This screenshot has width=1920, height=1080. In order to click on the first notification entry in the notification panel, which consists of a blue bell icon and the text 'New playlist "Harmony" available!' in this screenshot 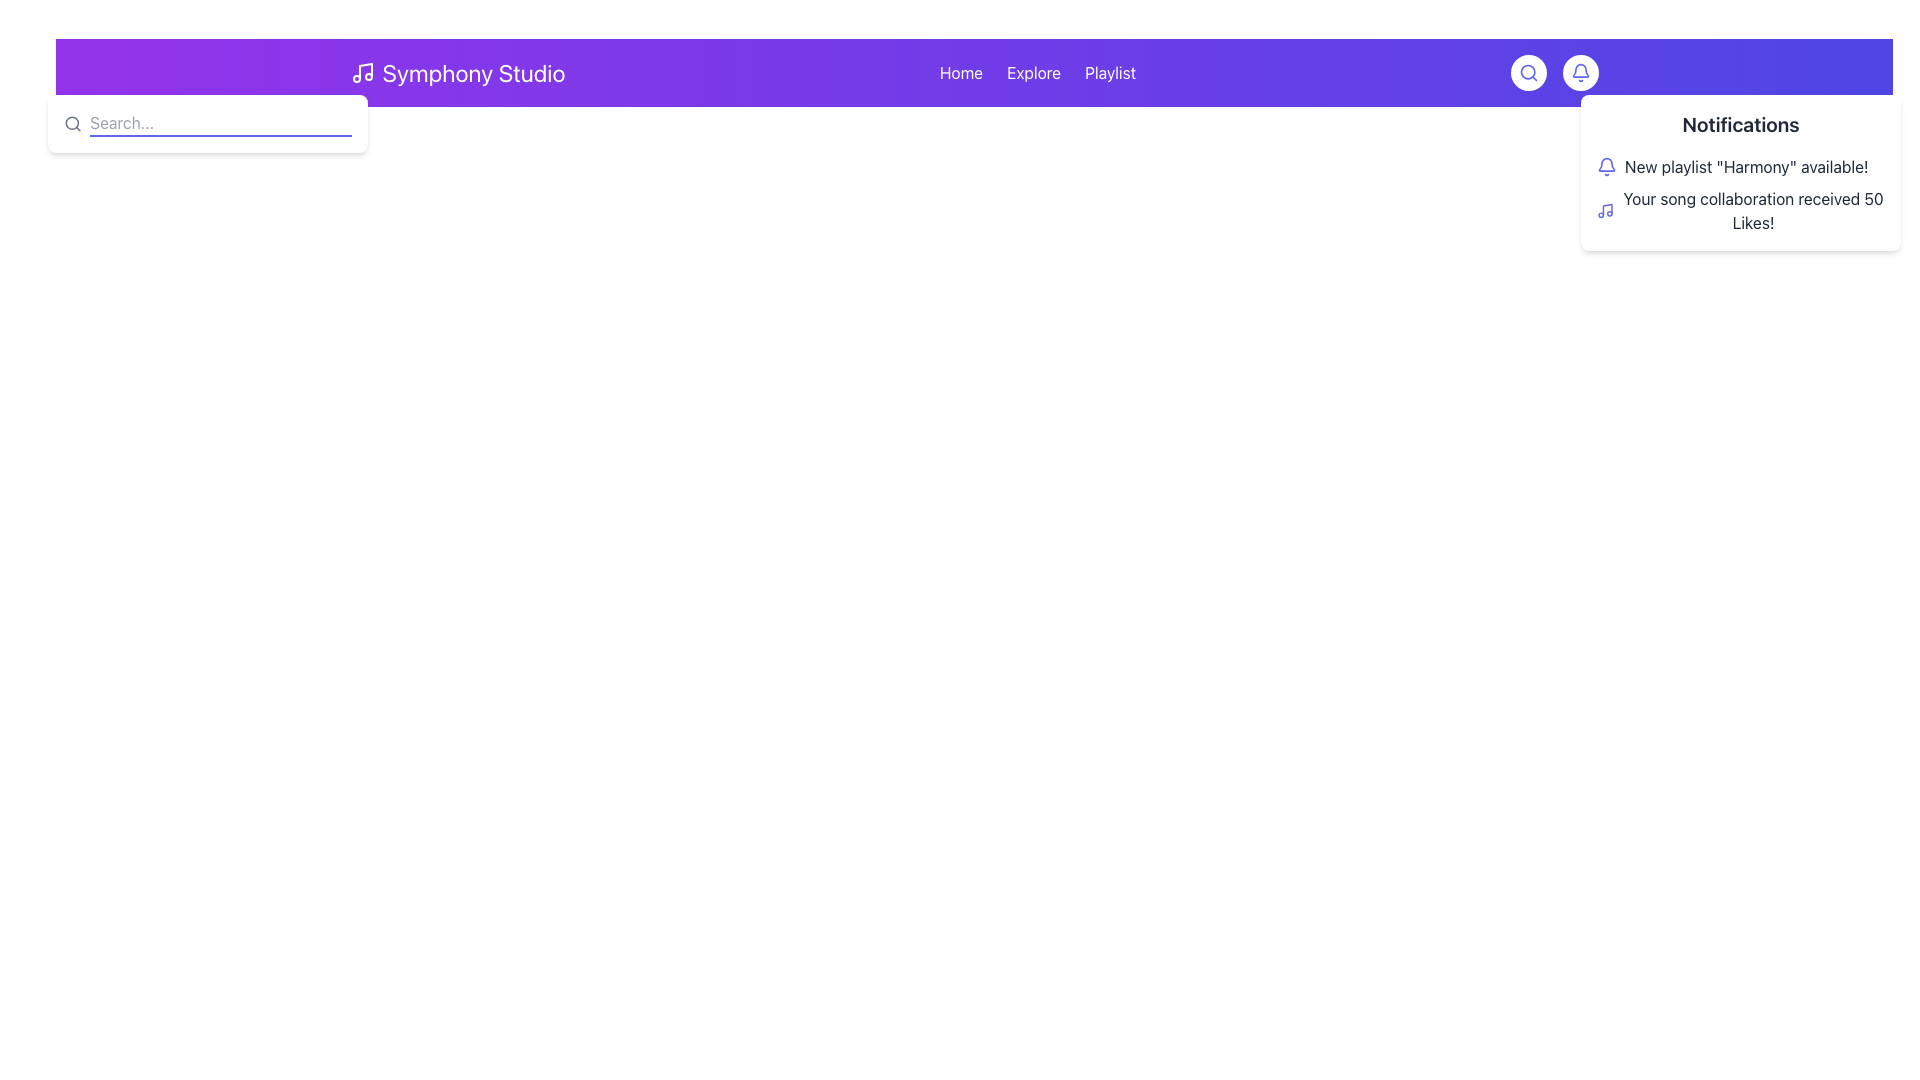, I will do `click(1740, 165)`.